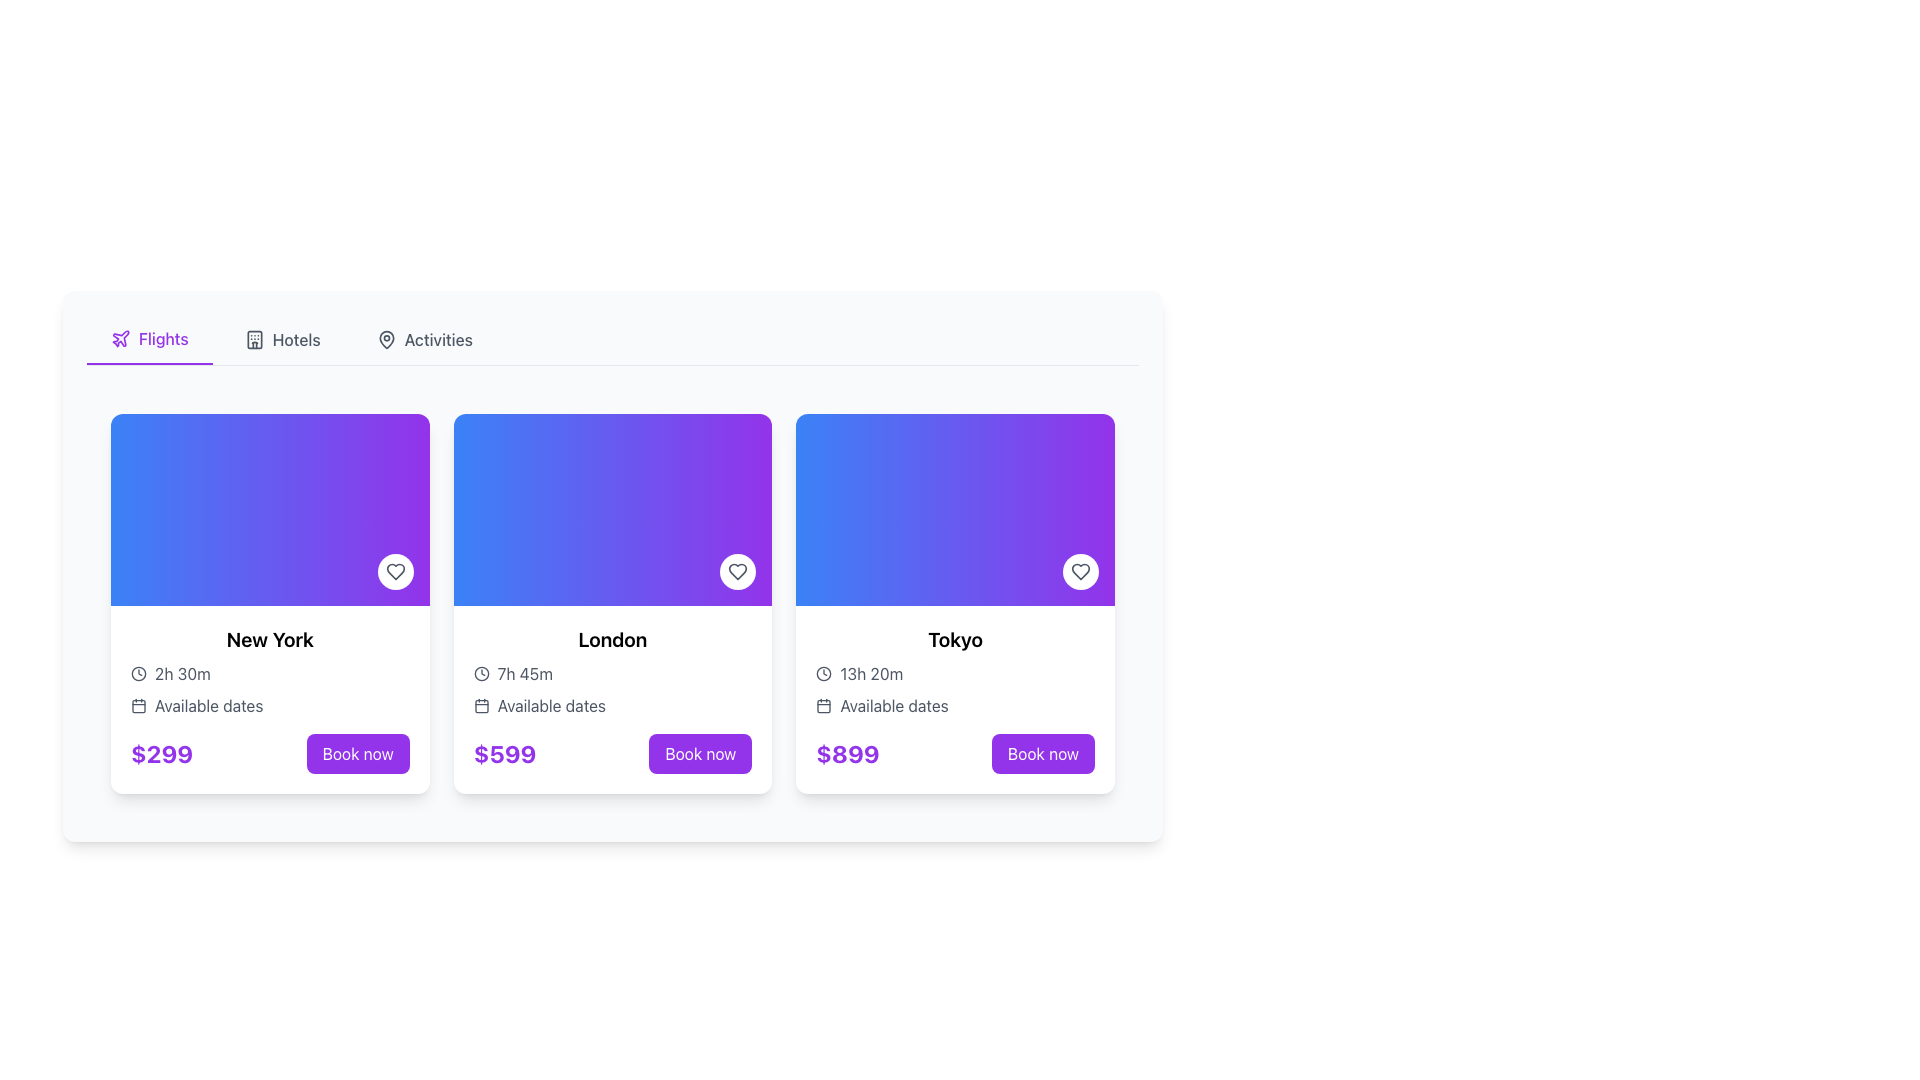 This screenshot has width=1920, height=1080. What do you see at coordinates (138, 704) in the screenshot?
I see `the calendar icon located in the 'Available dates' section, which is styled in gray and positioned to the left of the text 'Available dates'` at bounding box center [138, 704].